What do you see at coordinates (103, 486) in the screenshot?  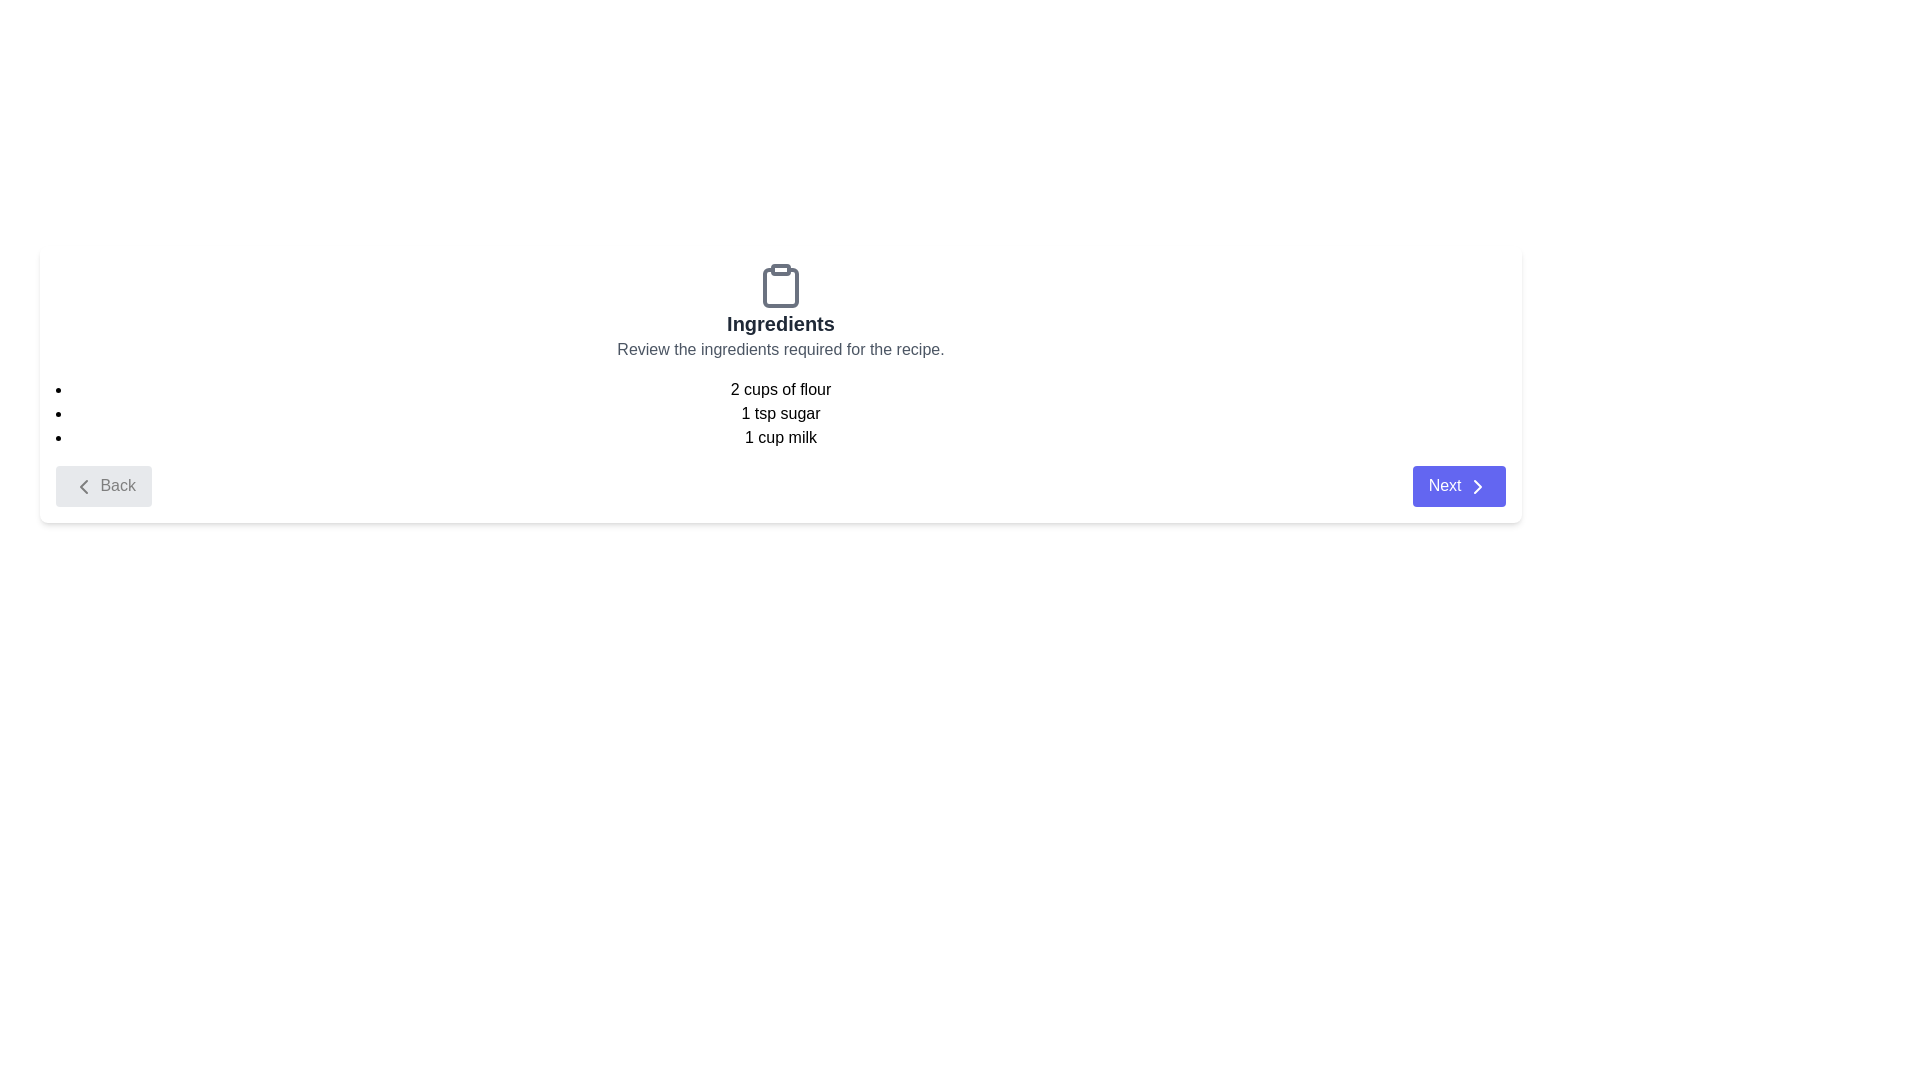 I see `the 'Back' button to navigate to the previous step` at bounding box center [103, 486].